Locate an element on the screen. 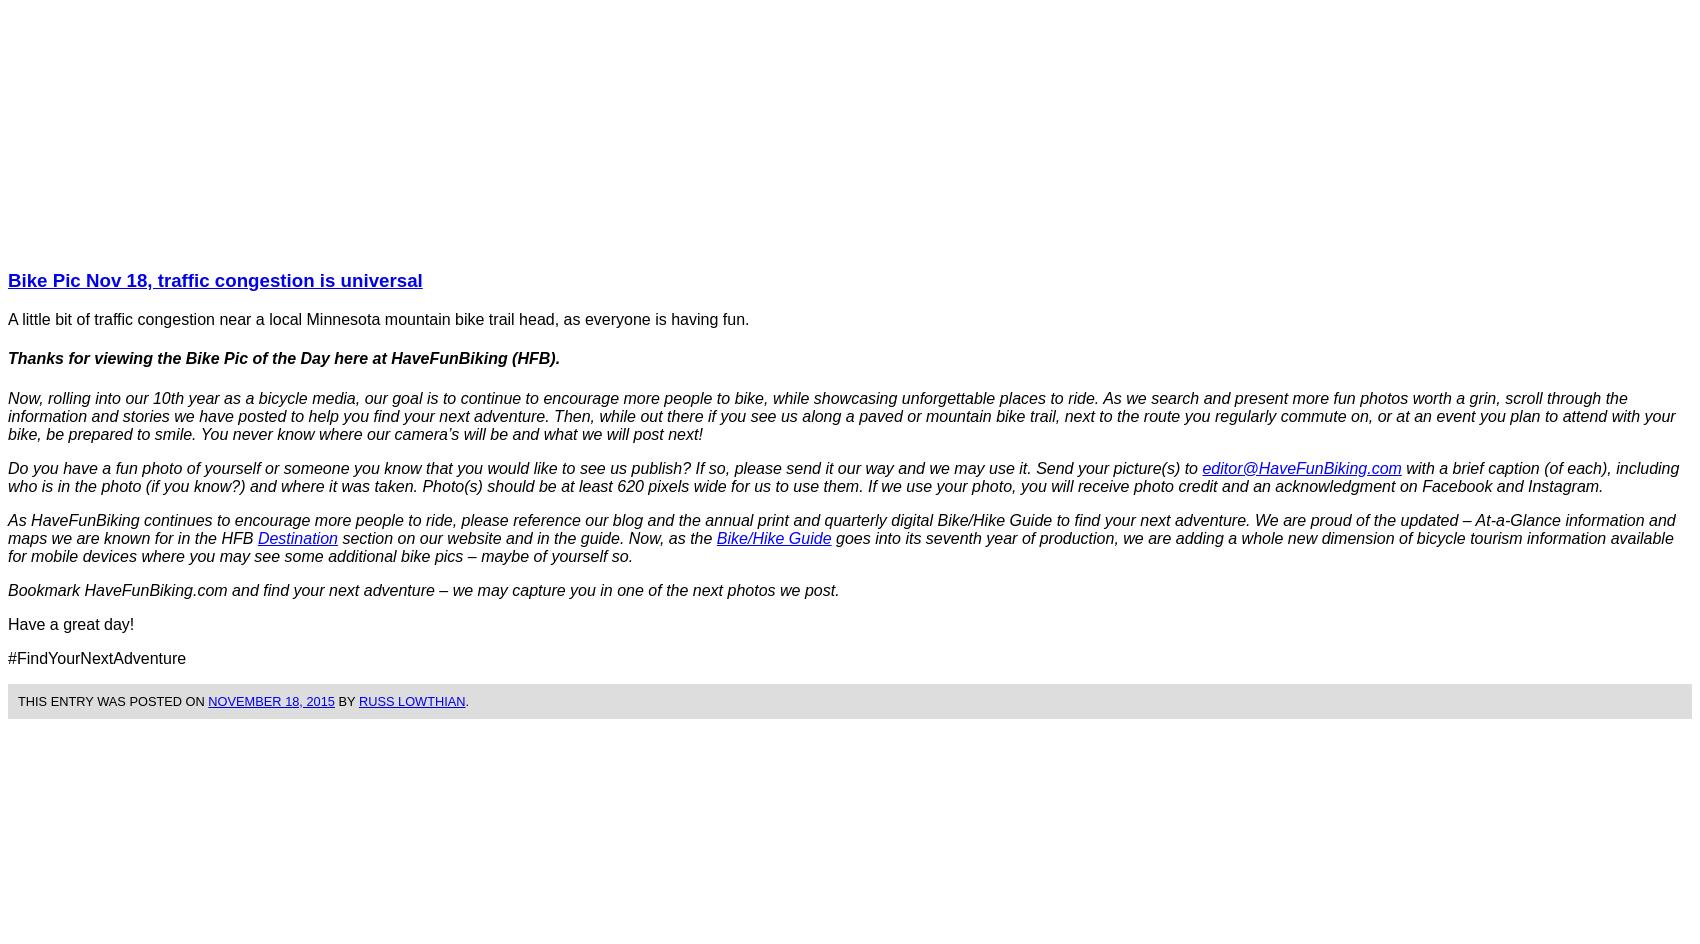 The image size is (1700, 944). 'editor@HaveFunBiking.com' is located at coordinates (1301, 466).